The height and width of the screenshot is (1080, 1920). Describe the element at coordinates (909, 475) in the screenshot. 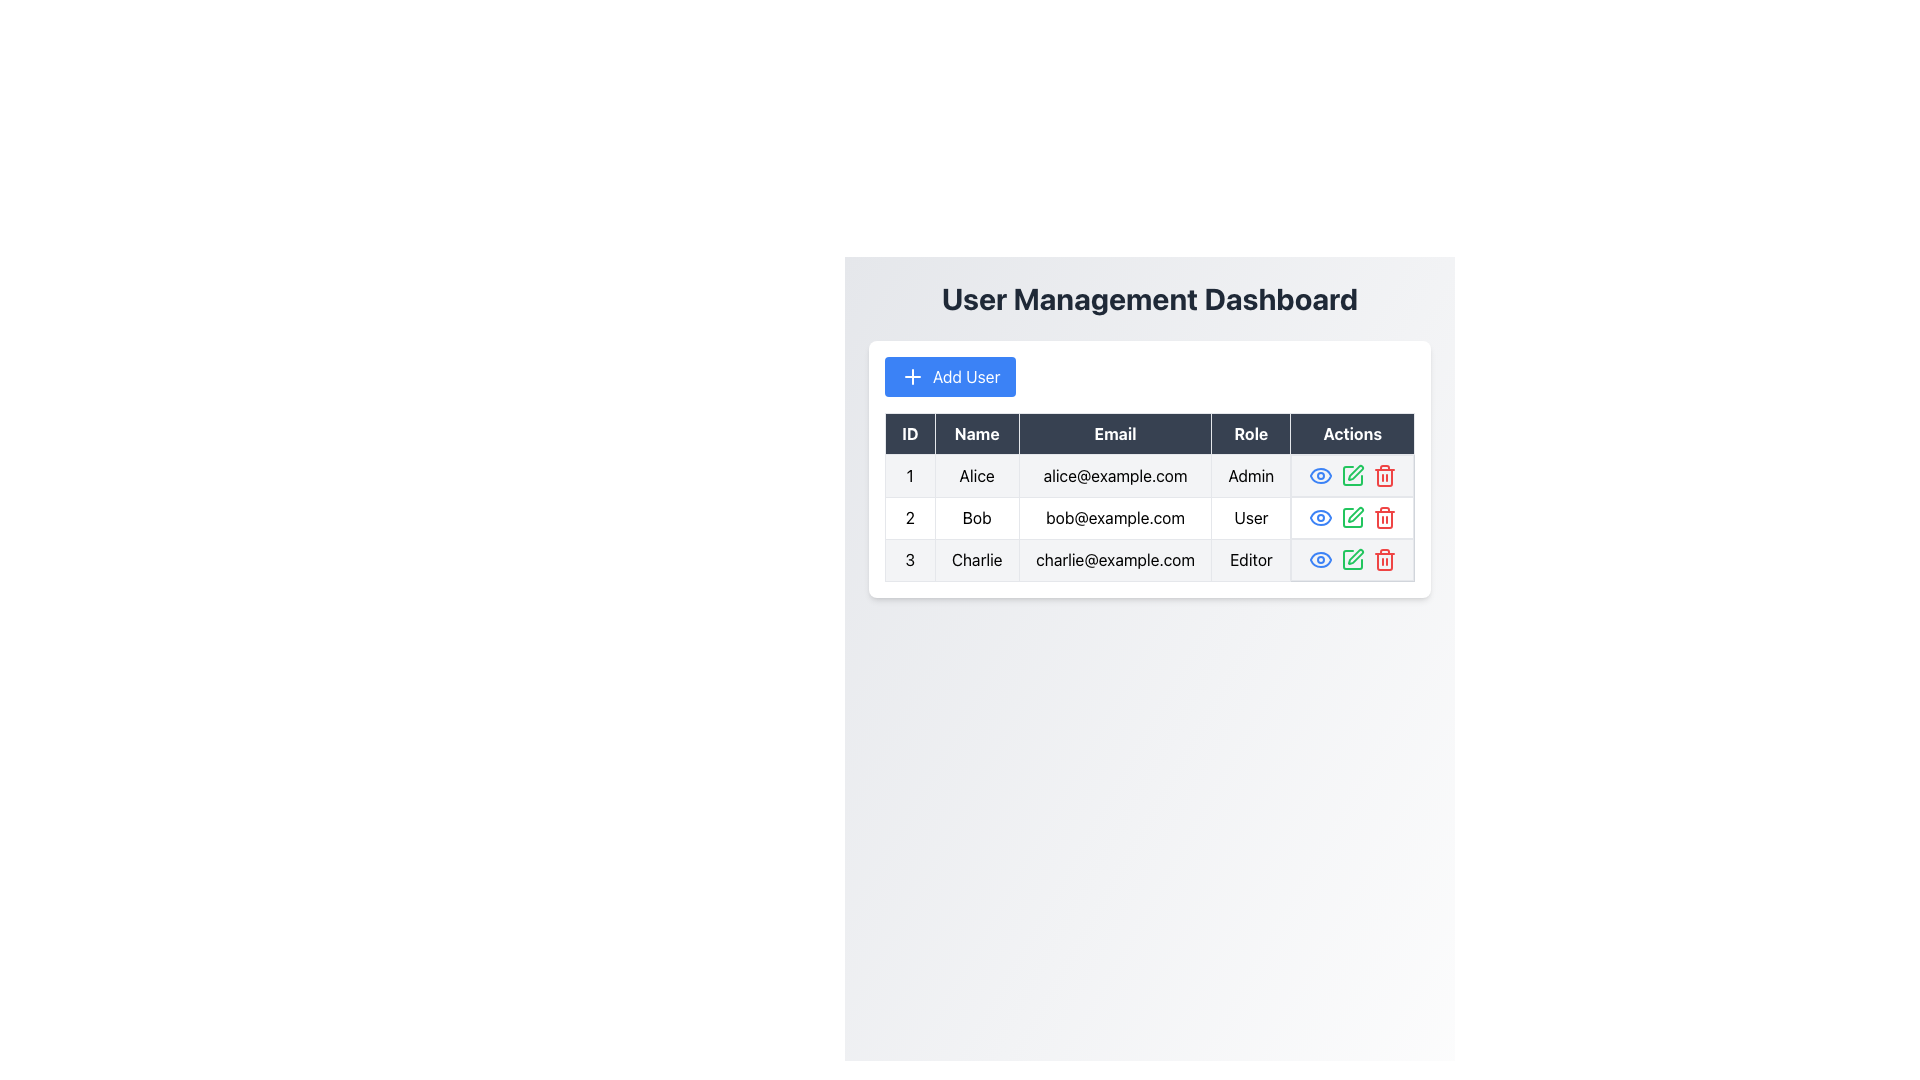

I see `the first cell in the first row of the table body that displays the ID number, located under the 'ID' column header and adjacent to the 'Alice' cell in the 'Name' column, to focus it` at that location.